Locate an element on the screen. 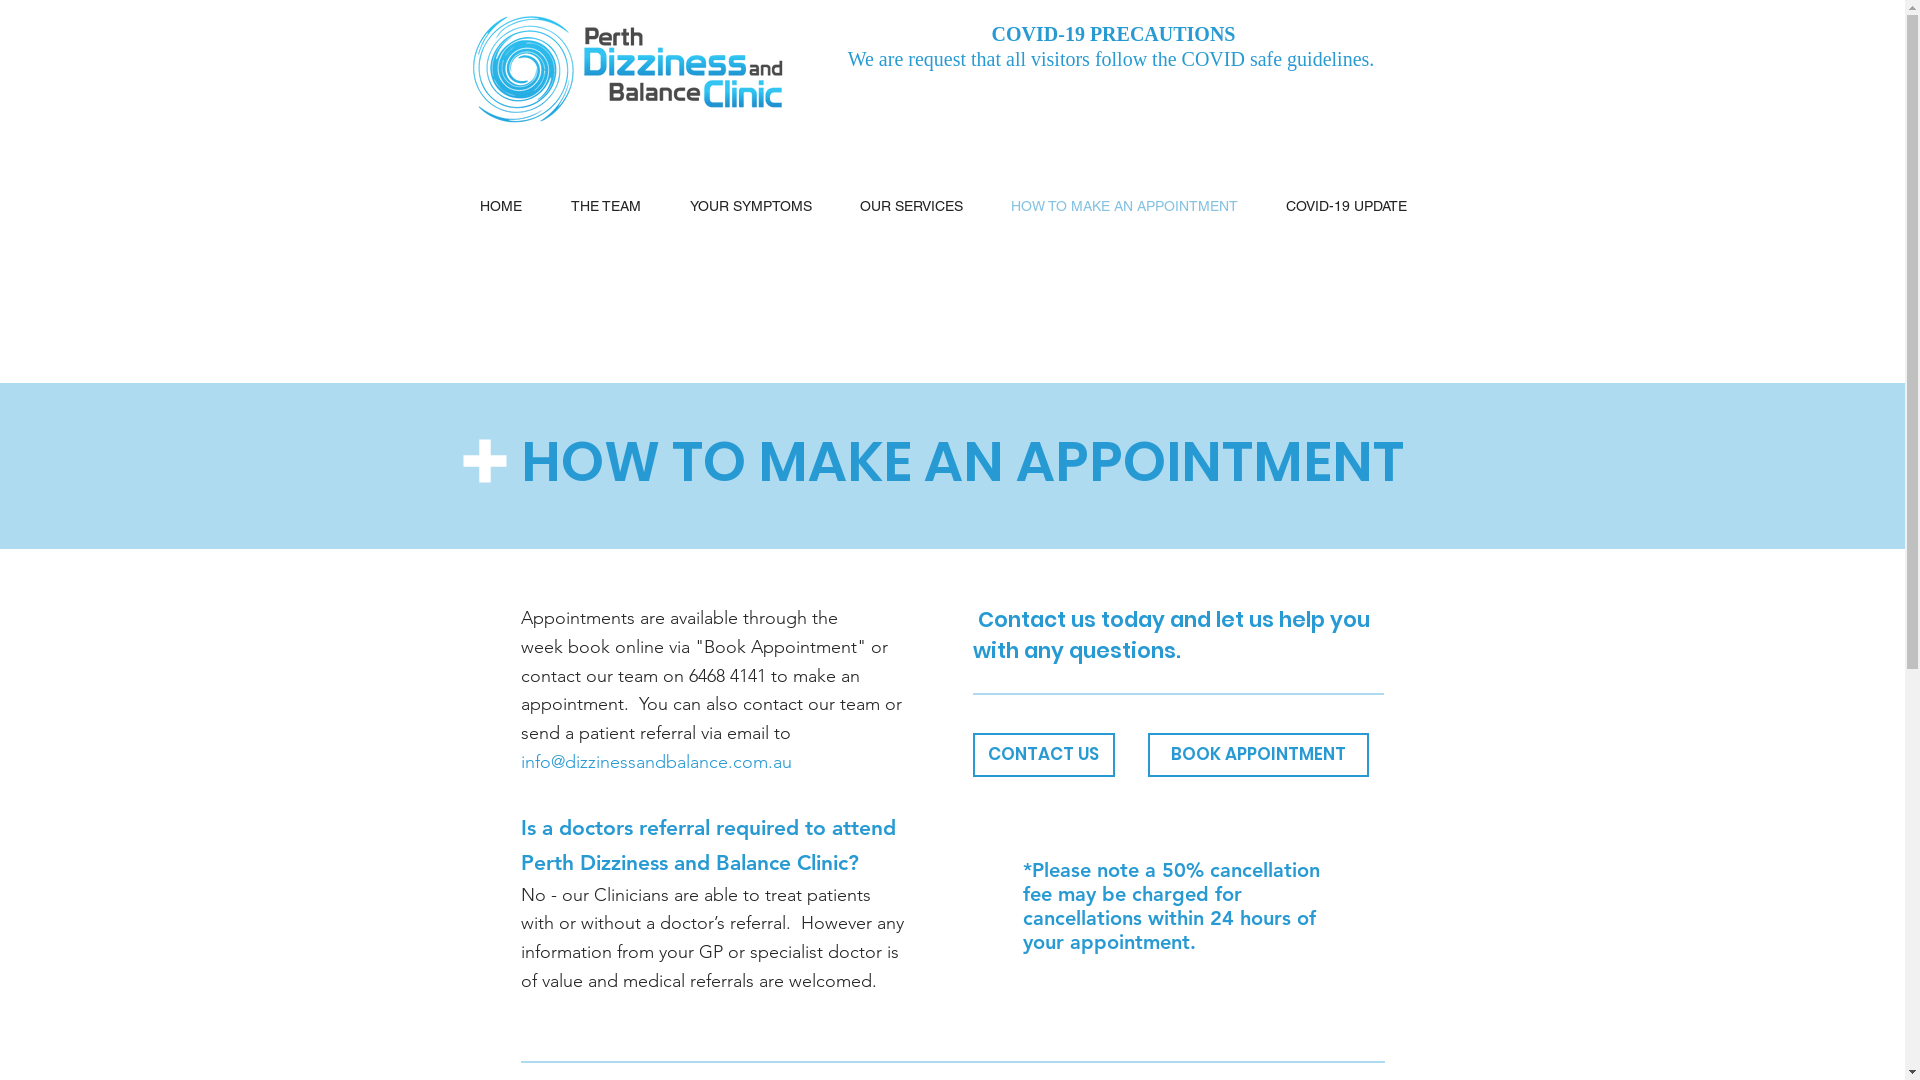 The height and width of the screenshot is (1080, 1920). 'HOW TO MAKE AN APPOINTMENT' is located at coordinates (1133, 205).